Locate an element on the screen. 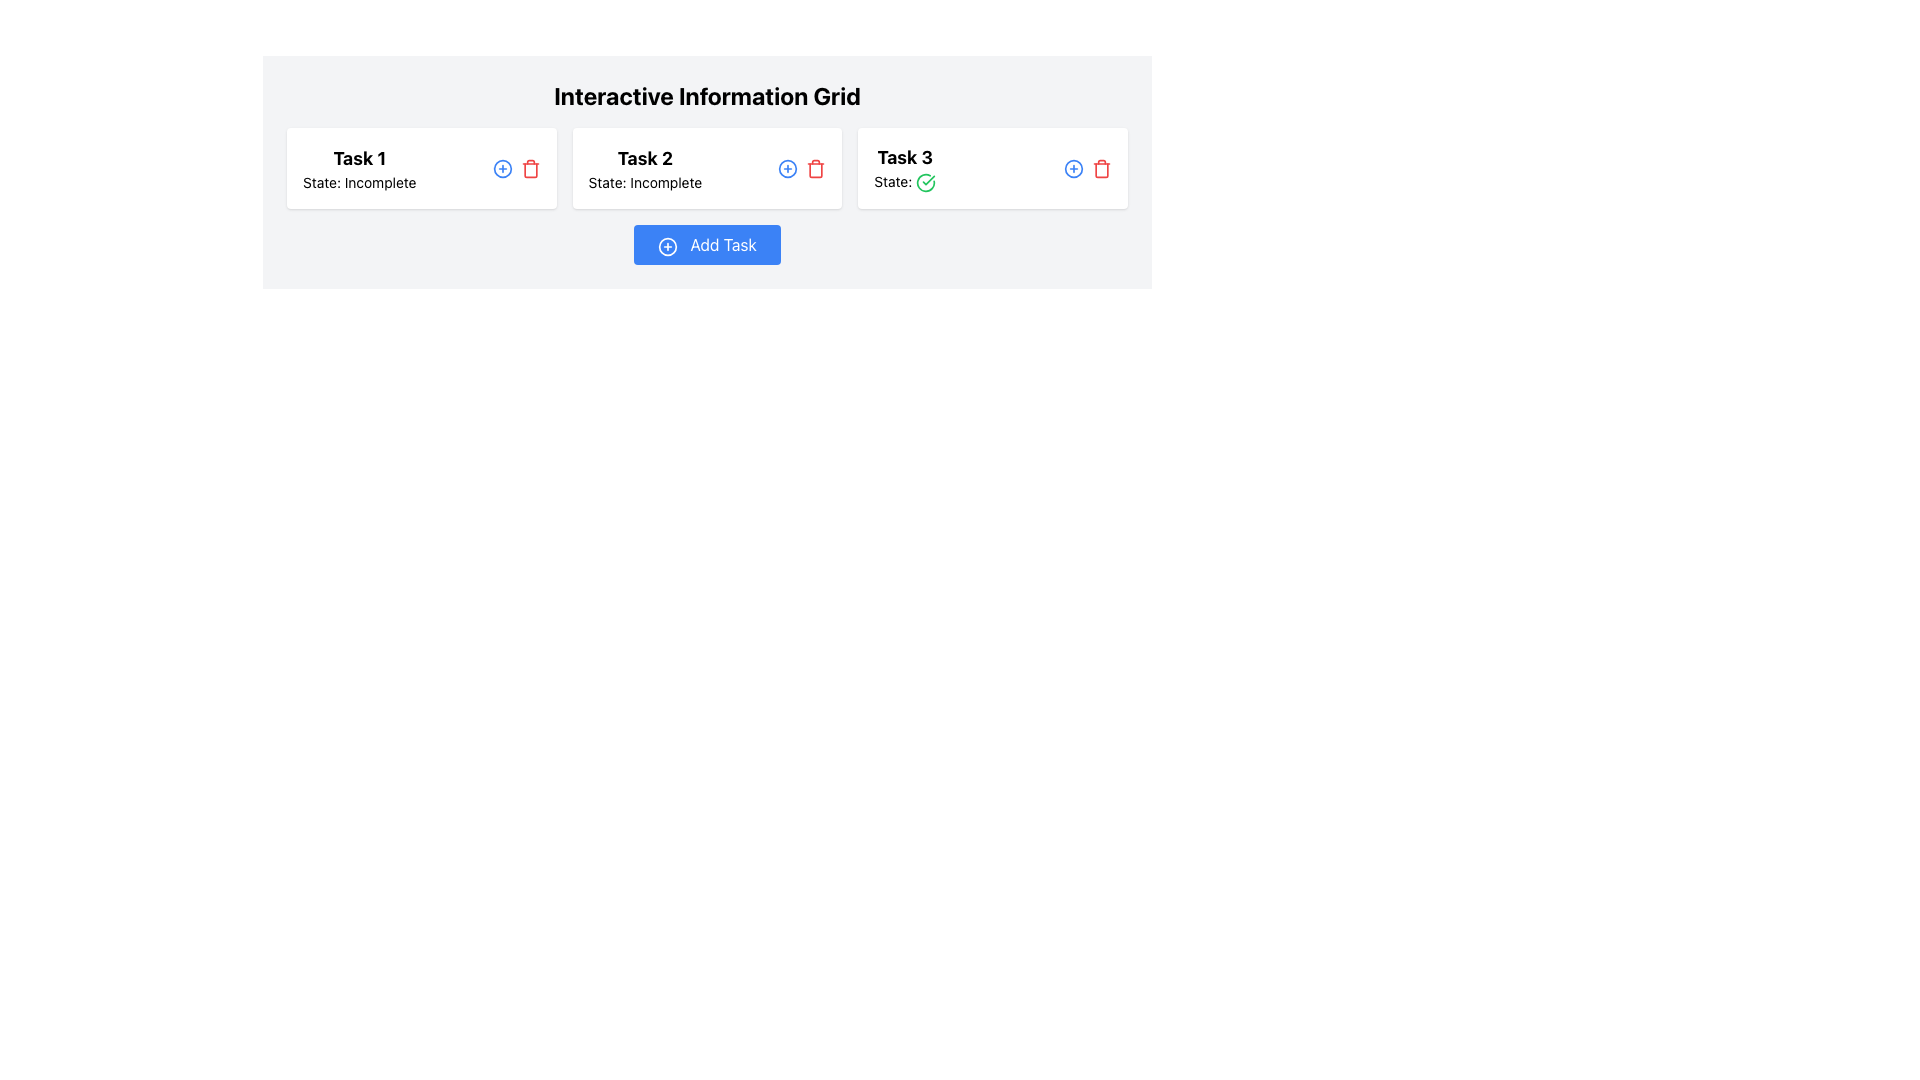 The height and width of the screenshot is (1080, 1920). the checkmark icon in the third task card labeled 'Task 3' to indicate task completion is located at coordinates (925, 182).